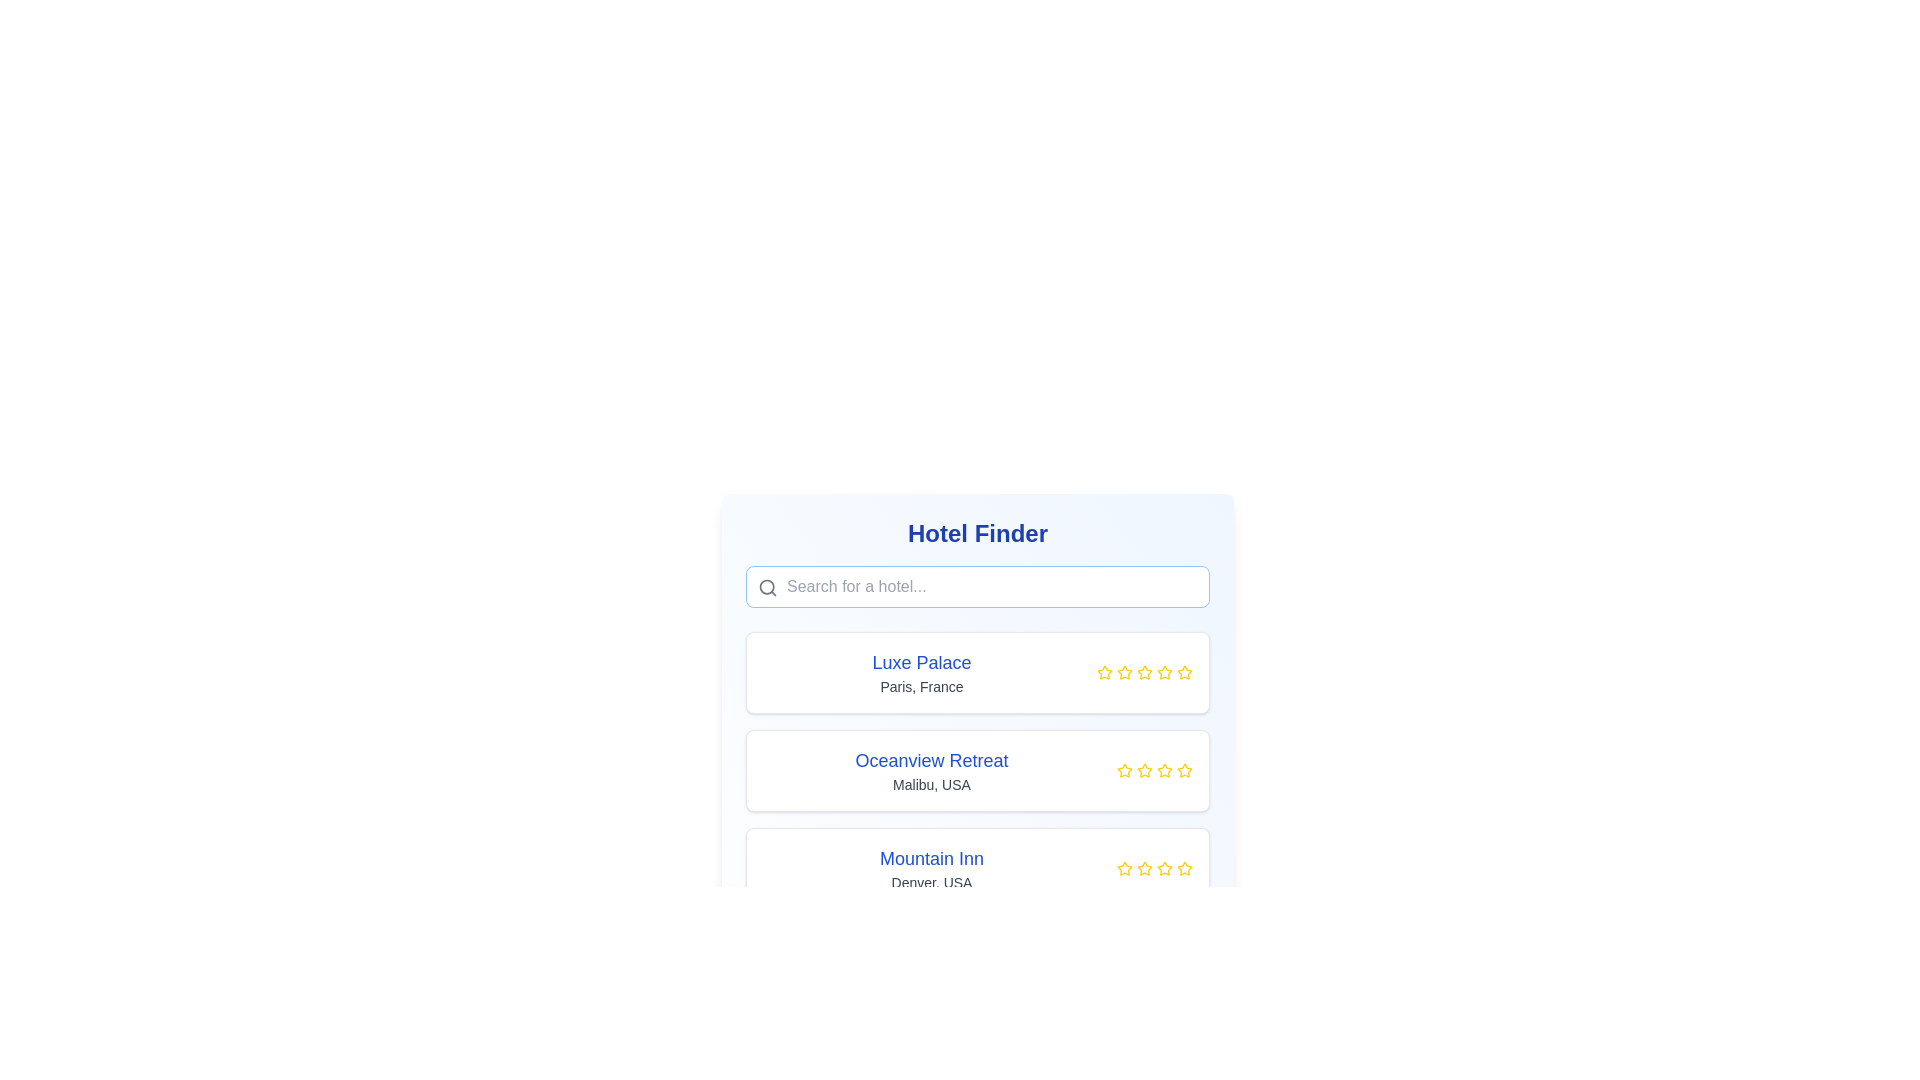 This screenshot has height=1080, width=1920. What do you see at coordinates (1165, 672) in the screenshot?
I see `the fifth star-shaped icon in yellow for the 'Luxe Palace' hotel entry` at bounding box center [1165, 672].